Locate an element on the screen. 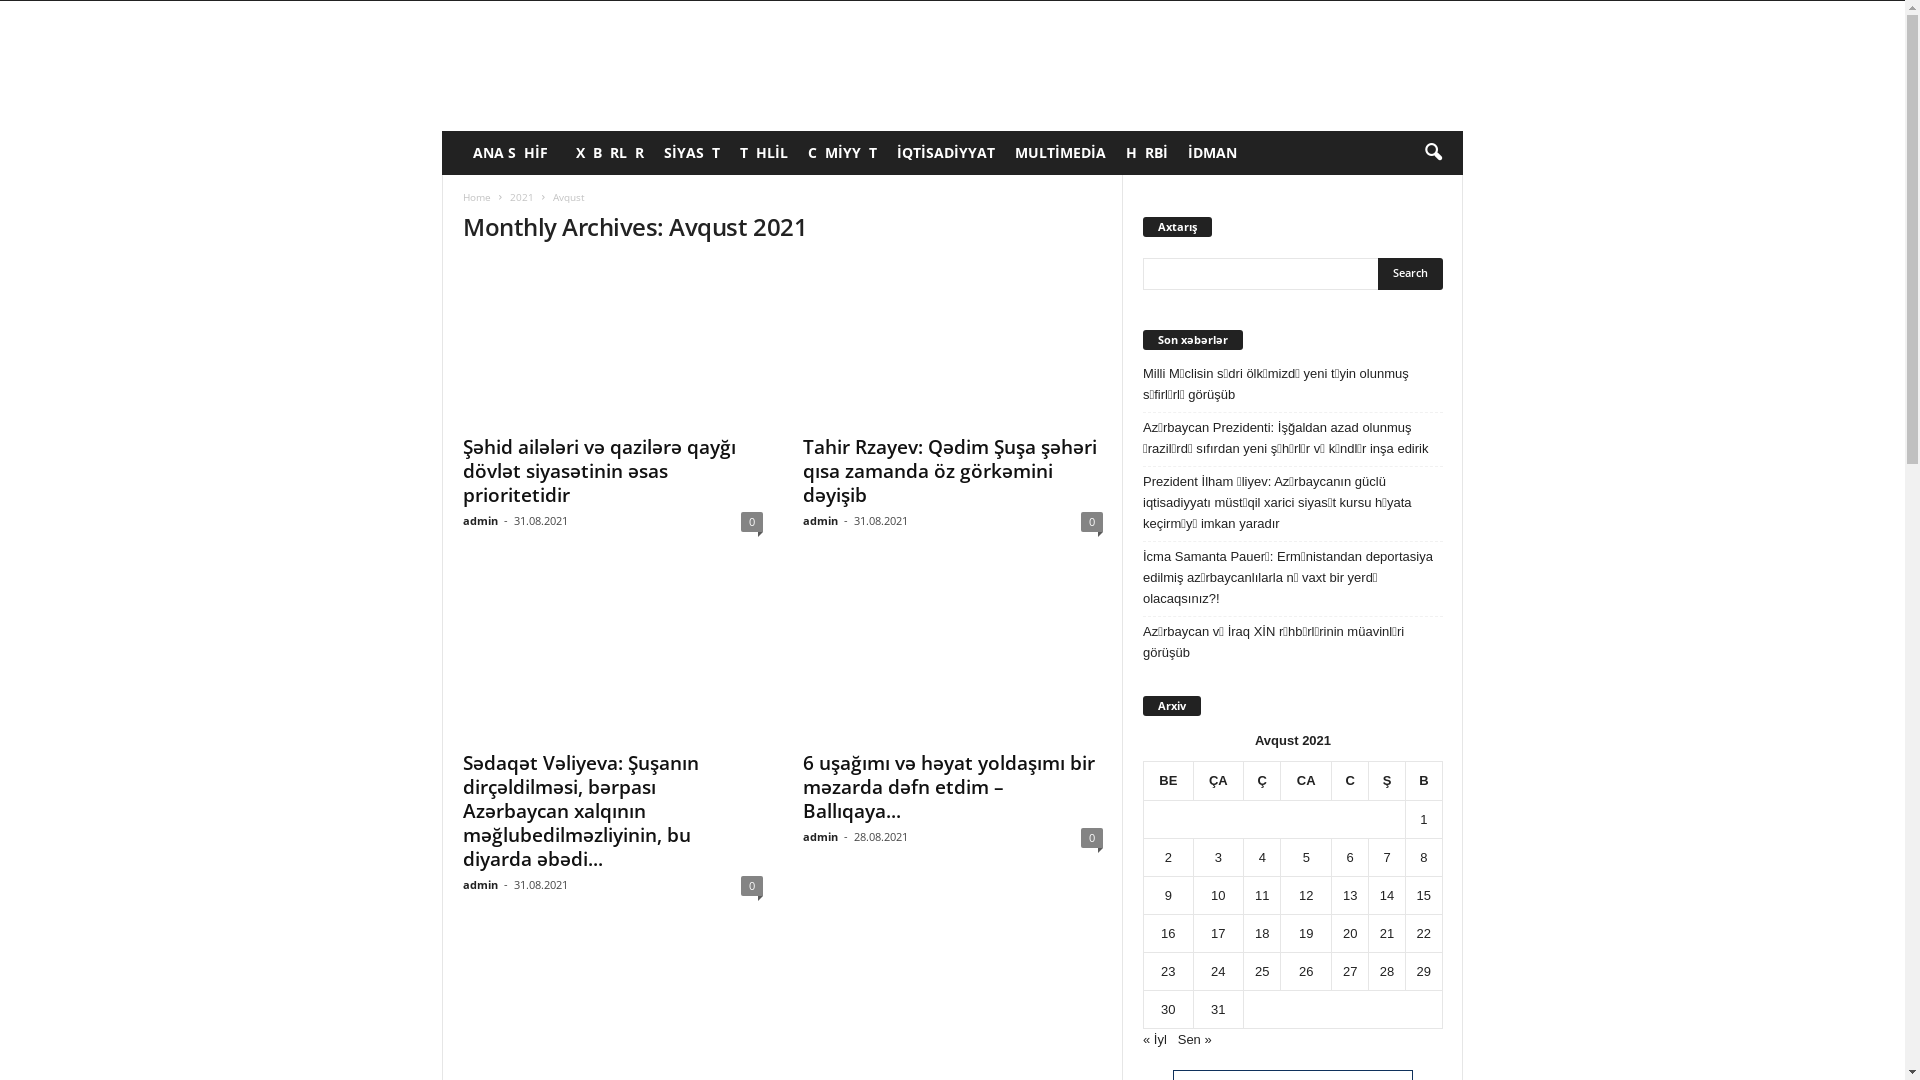 The width and height of the screenshot is (1920, 1080). '18' is located at coordinates (1253, 933).